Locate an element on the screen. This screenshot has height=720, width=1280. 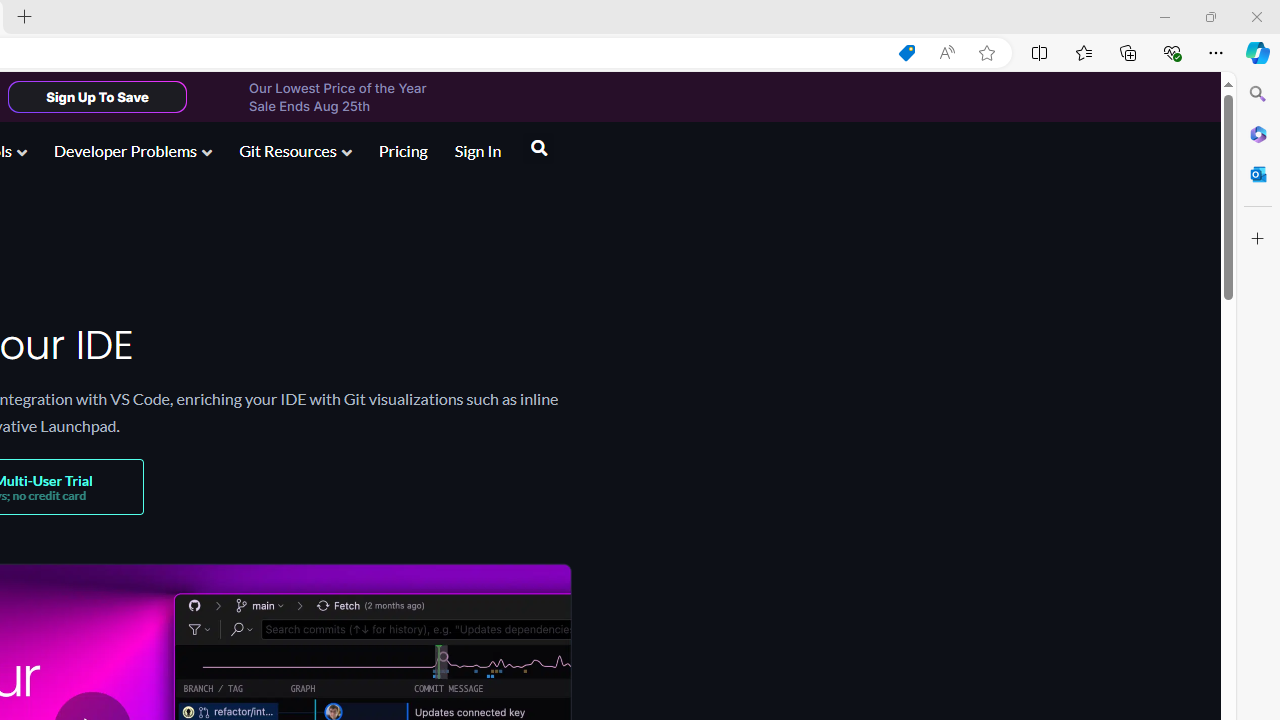
'Pricing' is located at coordinates (401, 149).